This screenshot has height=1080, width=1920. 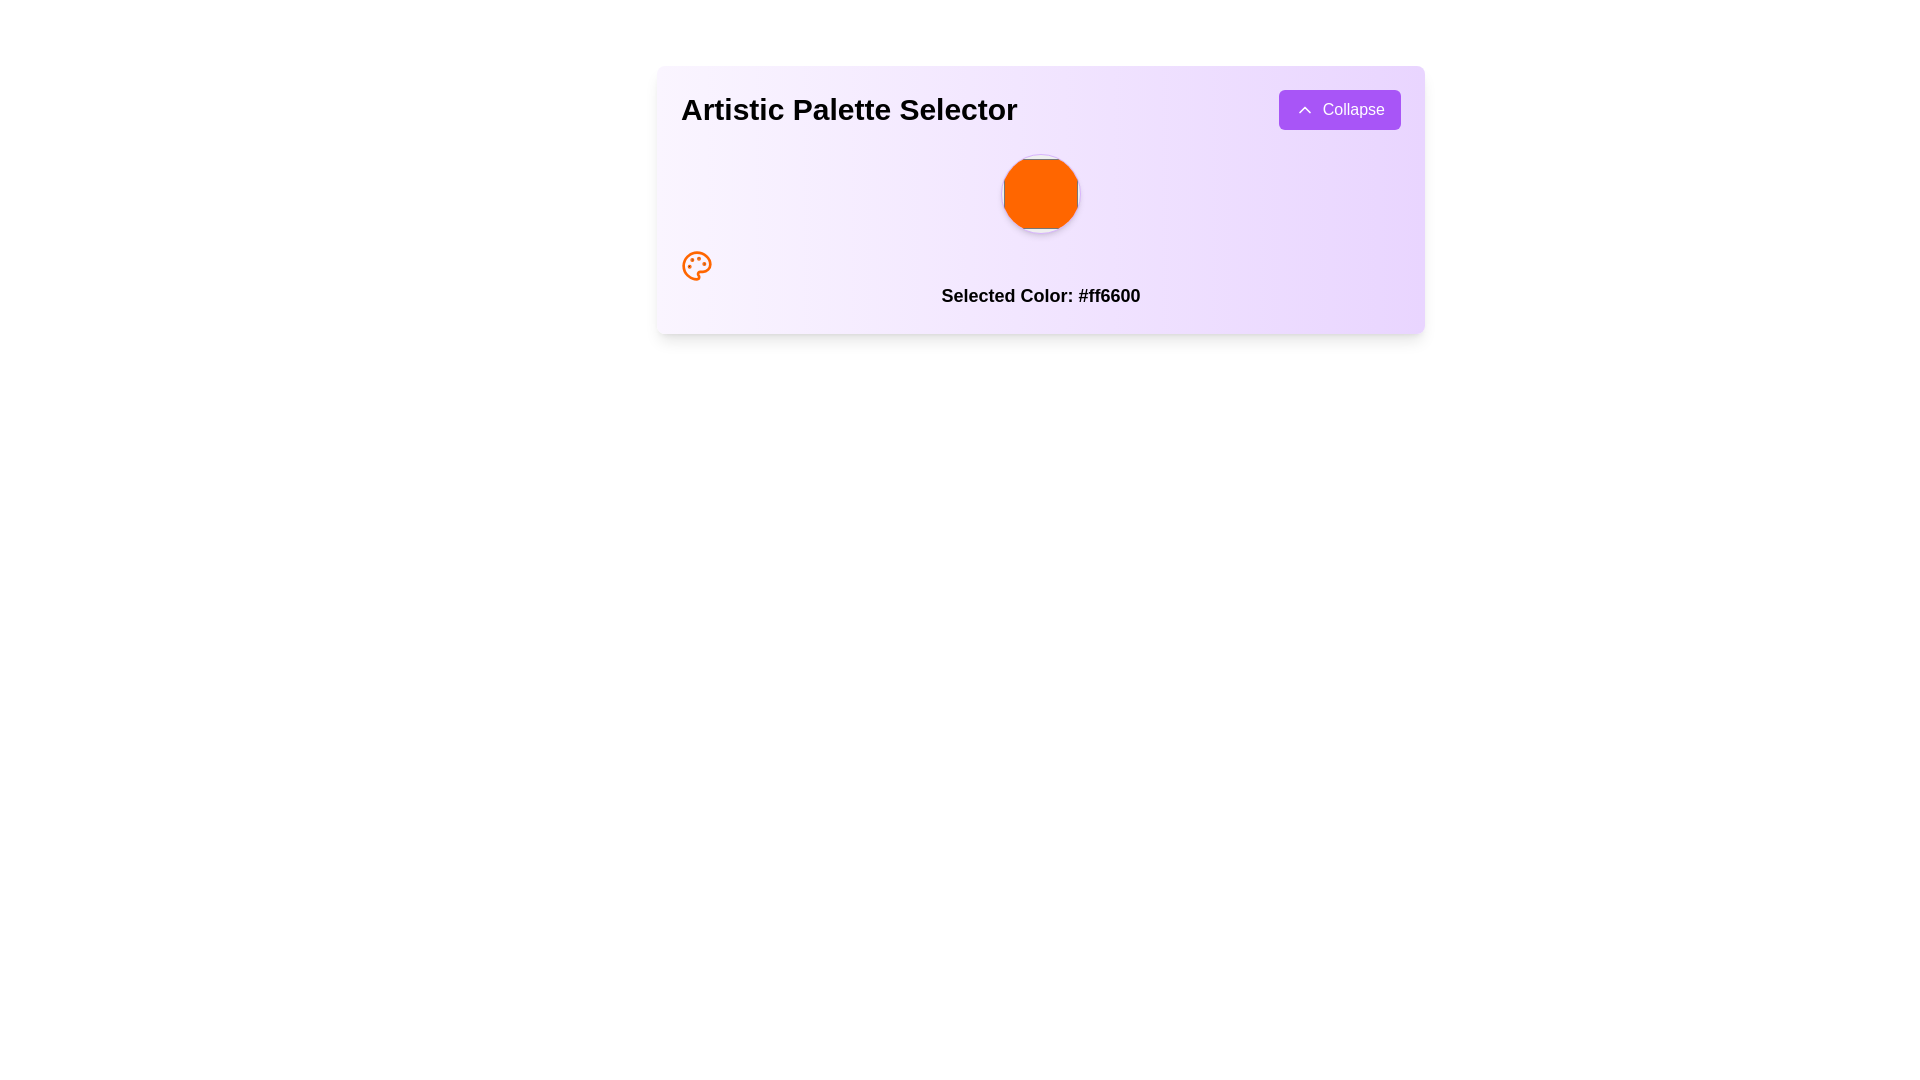 What do you see at coordinates (1353, 110) in the screenshot?
I see `the label located in the top-right corner of a button with a purple background and white text, which indicates collapse functionality` at bounding box center [1353, 110].